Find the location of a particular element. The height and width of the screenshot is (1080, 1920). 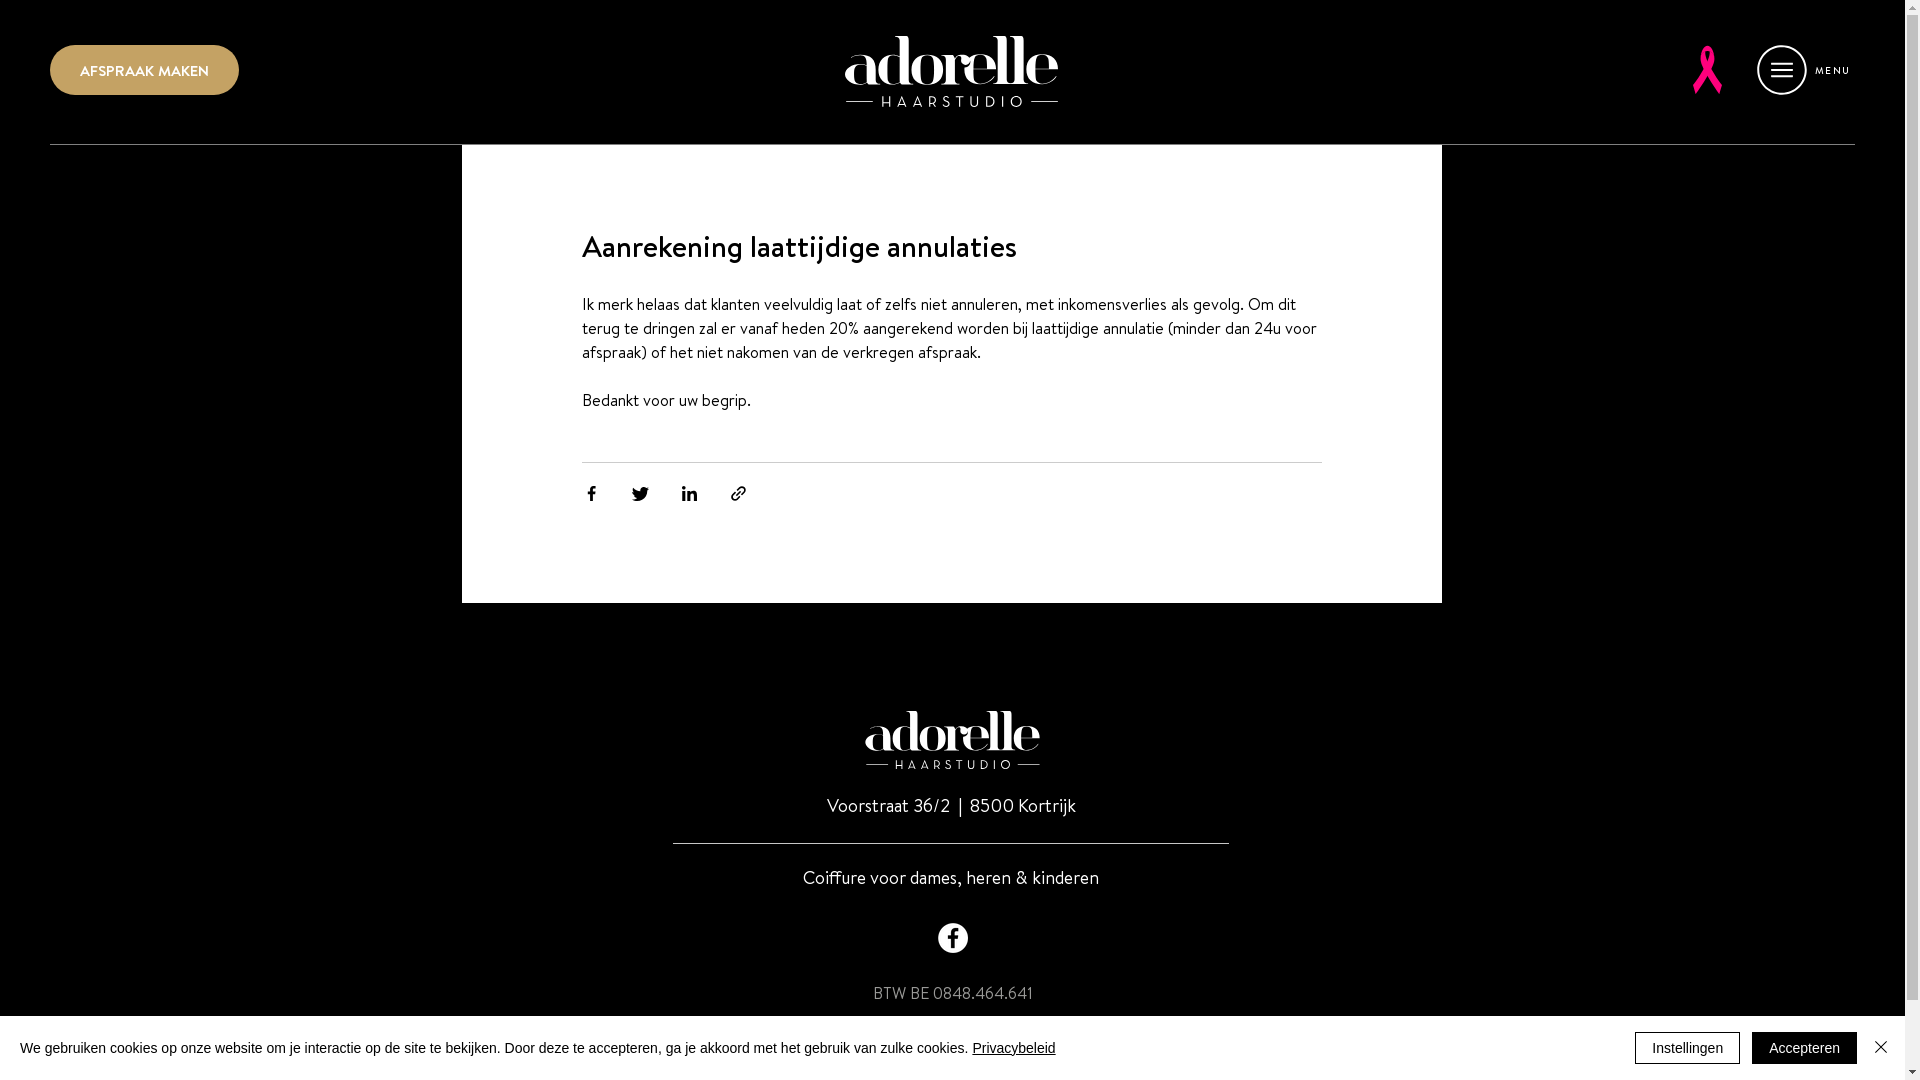

'AFSPRAAK MAKEN' is located at coordinates (49, 68).